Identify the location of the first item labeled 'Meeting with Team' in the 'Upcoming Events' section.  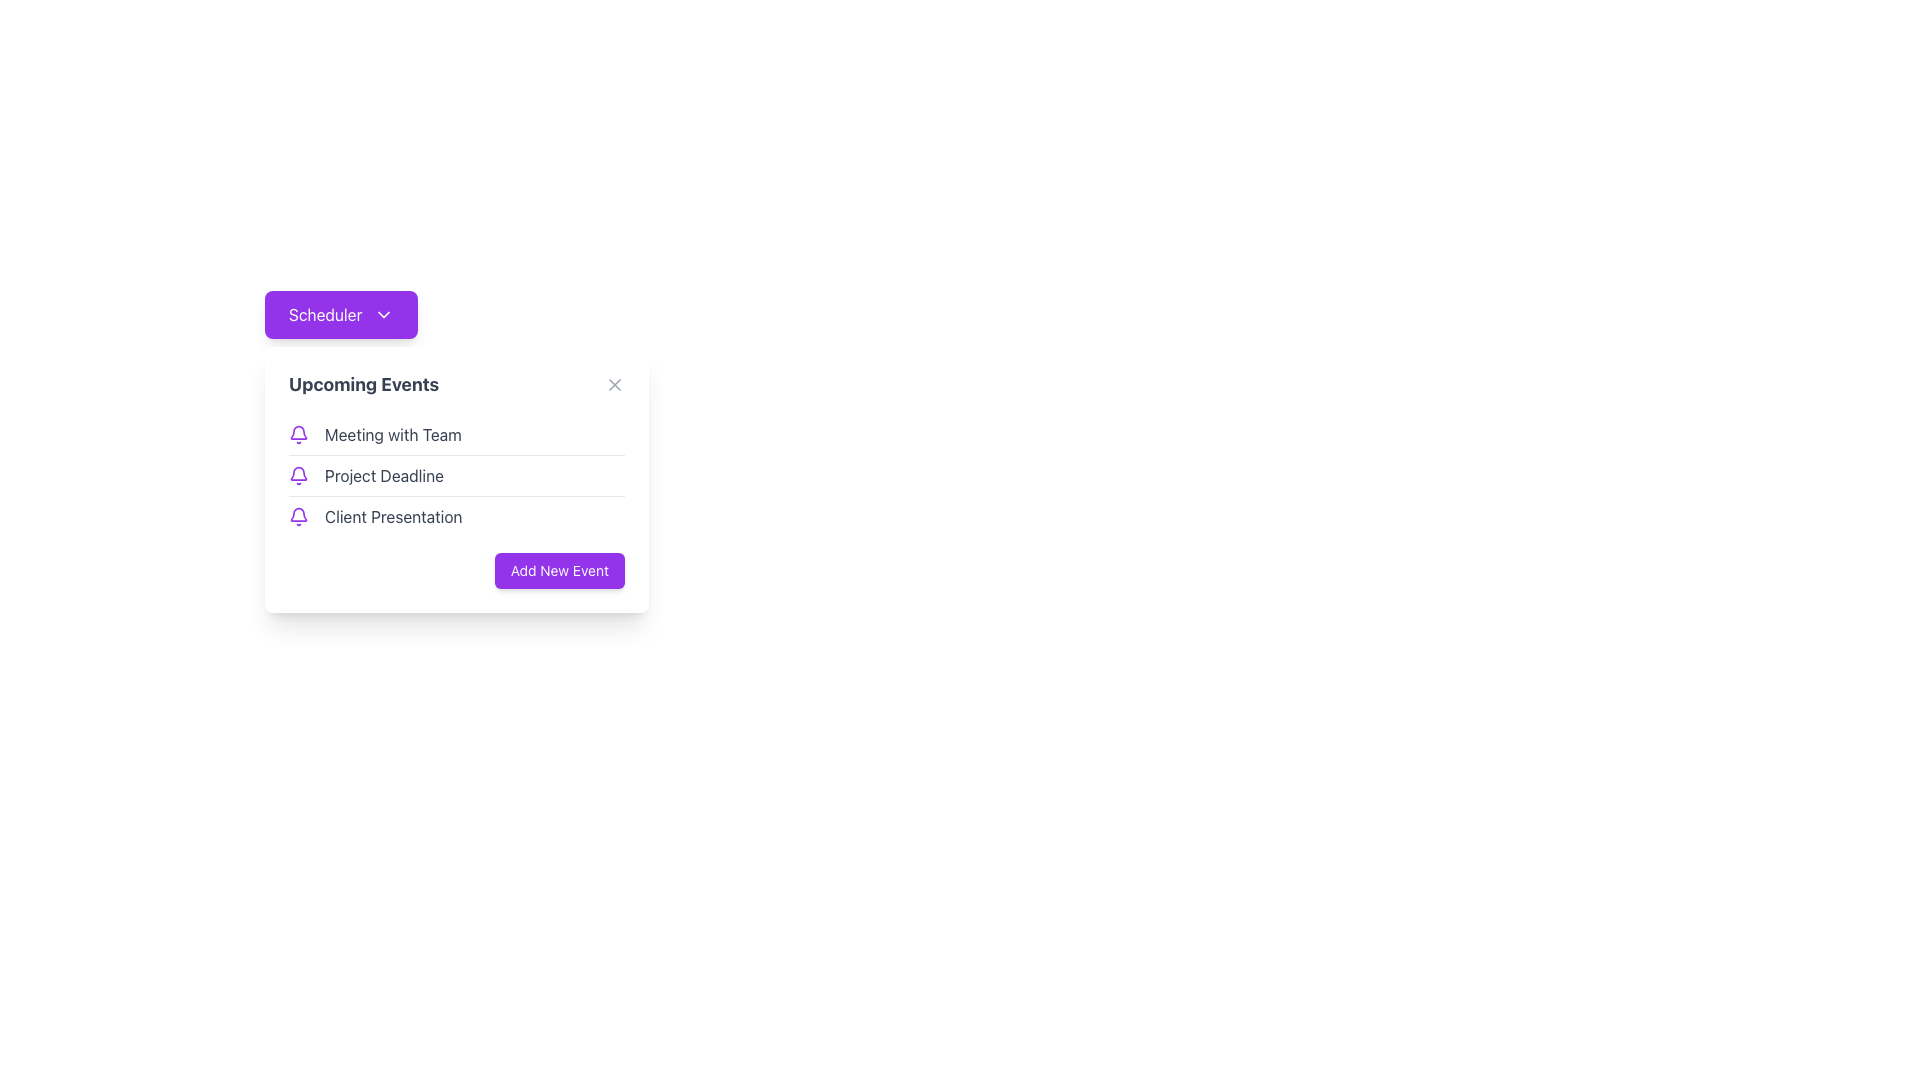
(455, 434).